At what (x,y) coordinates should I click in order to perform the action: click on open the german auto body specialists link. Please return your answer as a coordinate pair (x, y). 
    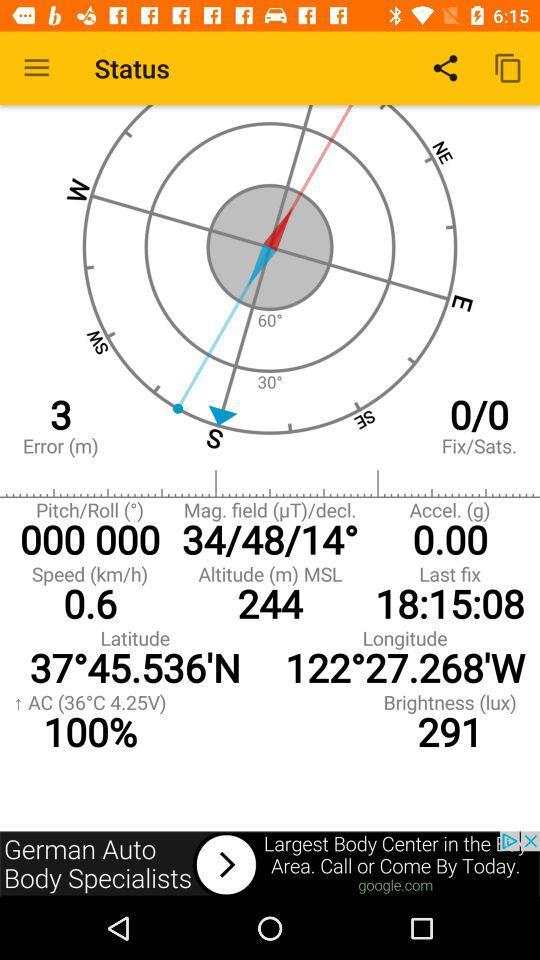
    Looking at the image, I should click on (270, 863).